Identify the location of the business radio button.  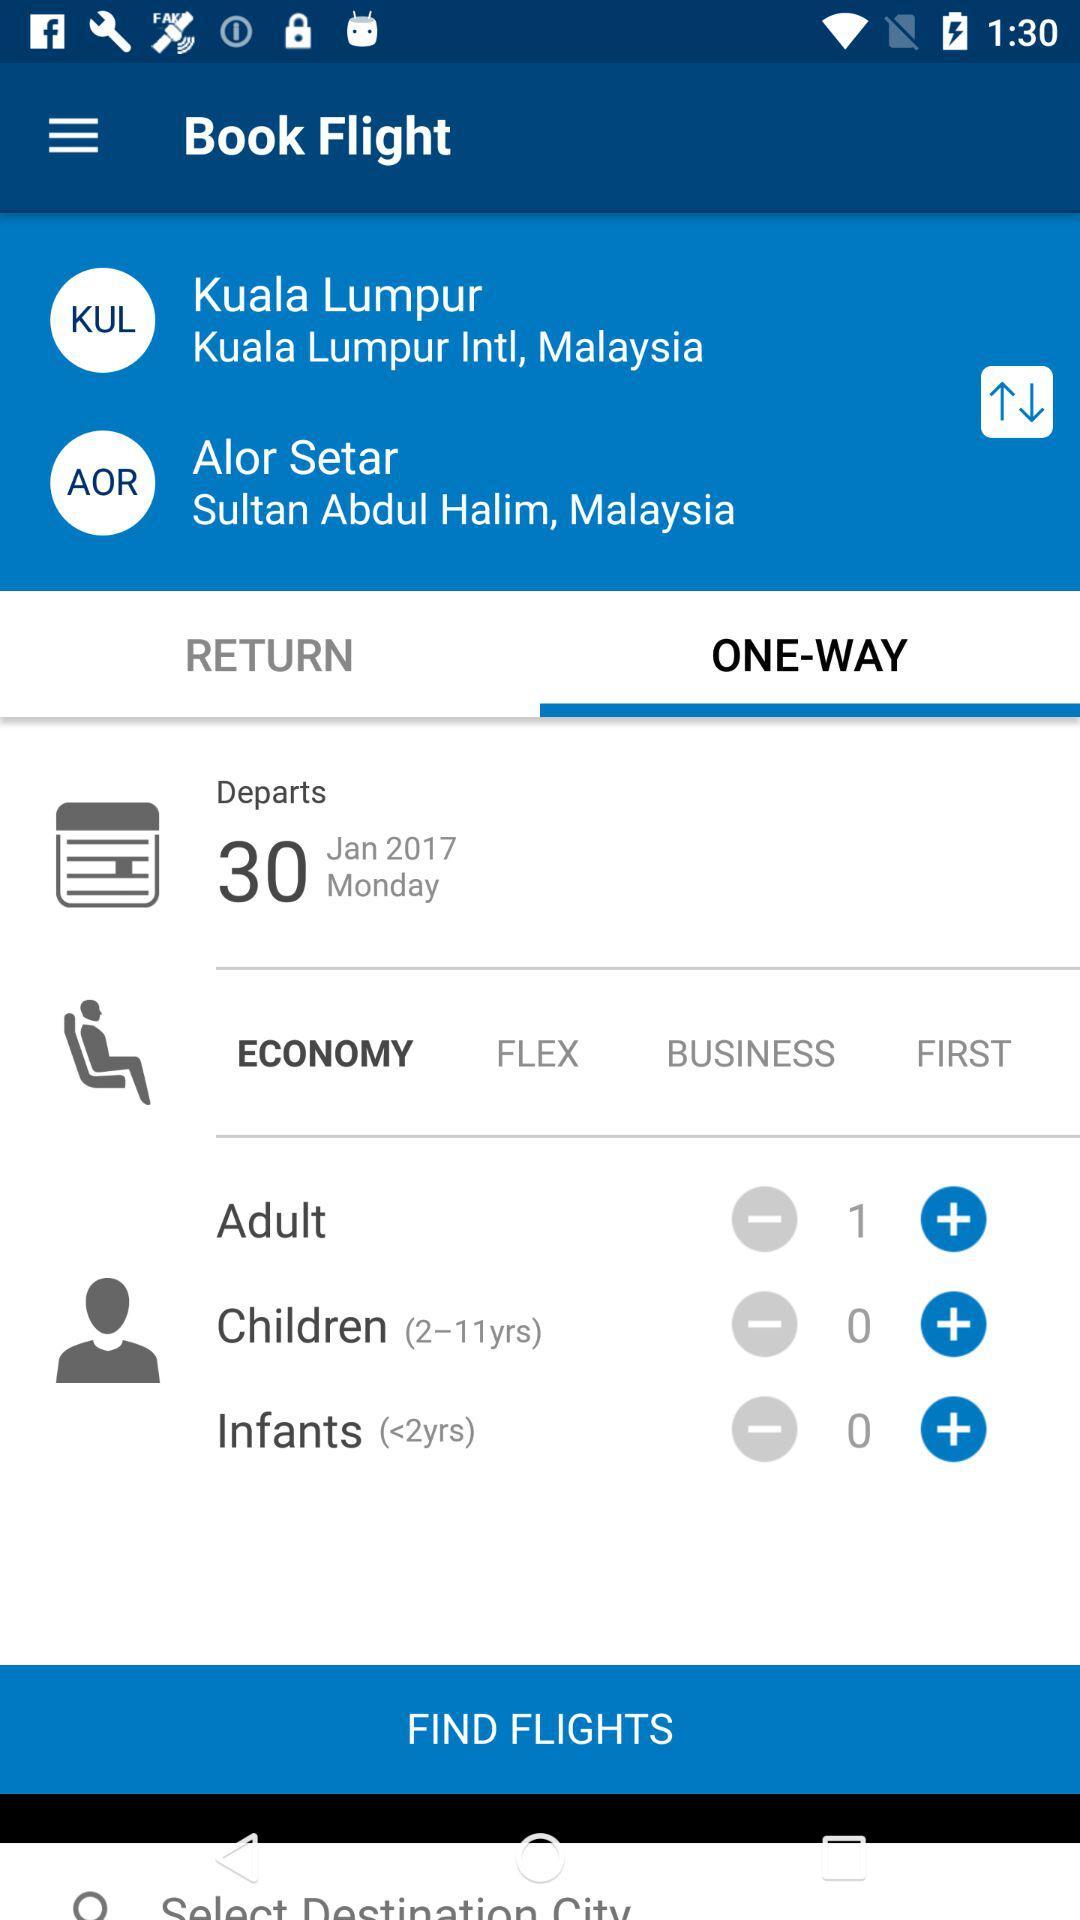
(751, 1051).